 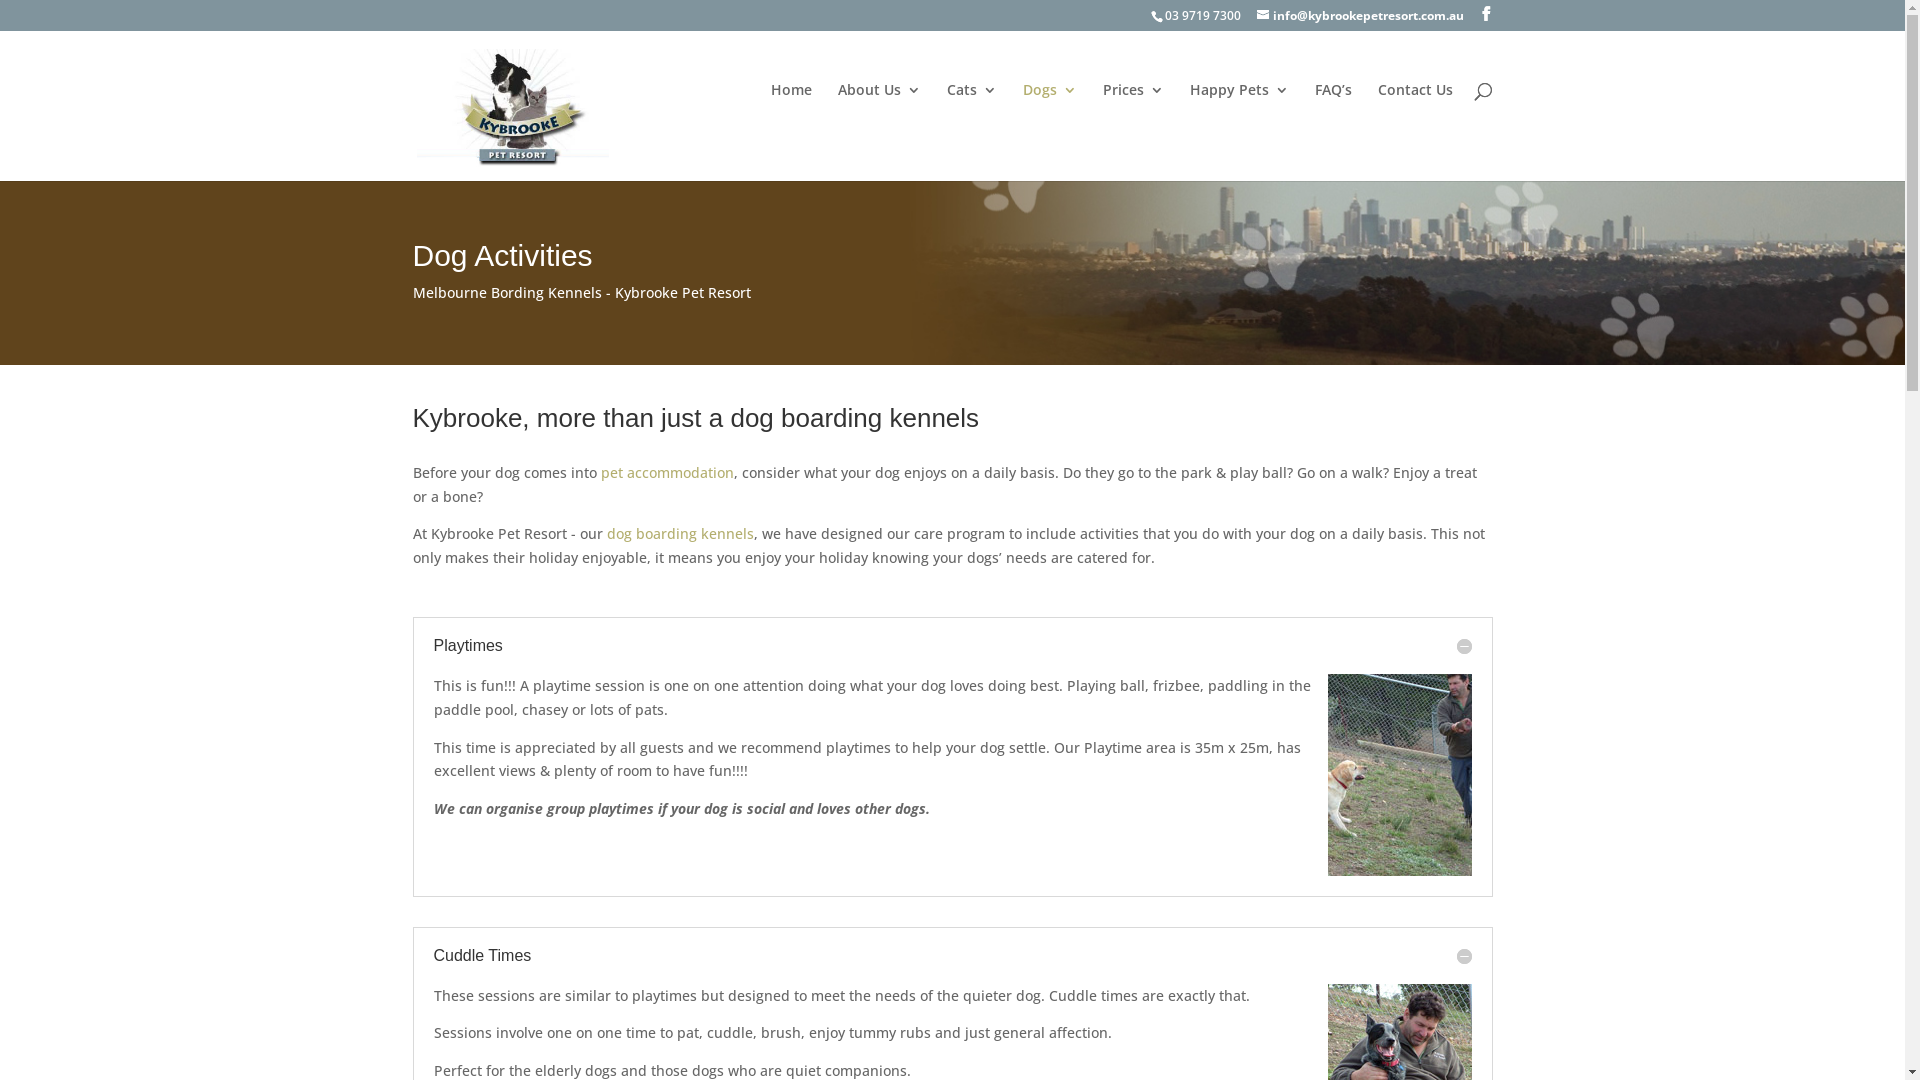 I want to click on 'Home', so click(x=768, y=115).